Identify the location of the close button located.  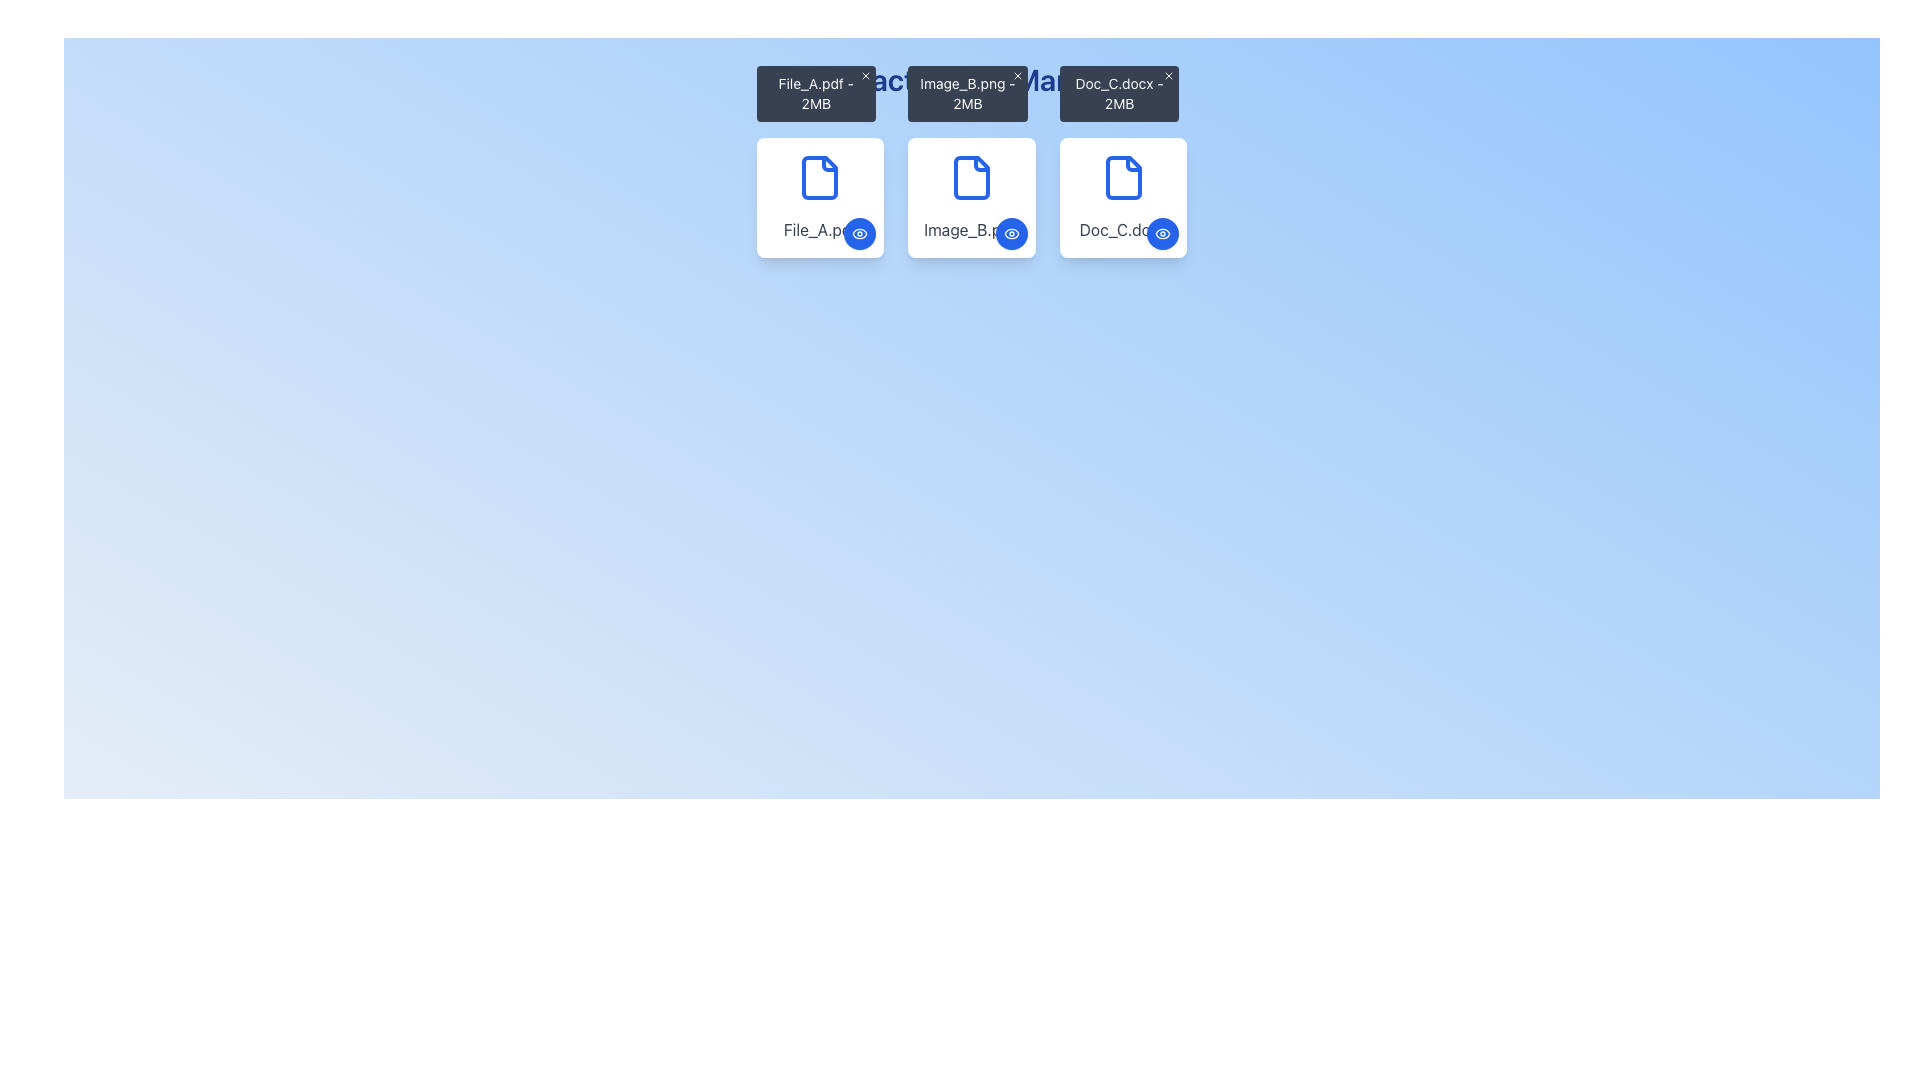
(1017, 75).